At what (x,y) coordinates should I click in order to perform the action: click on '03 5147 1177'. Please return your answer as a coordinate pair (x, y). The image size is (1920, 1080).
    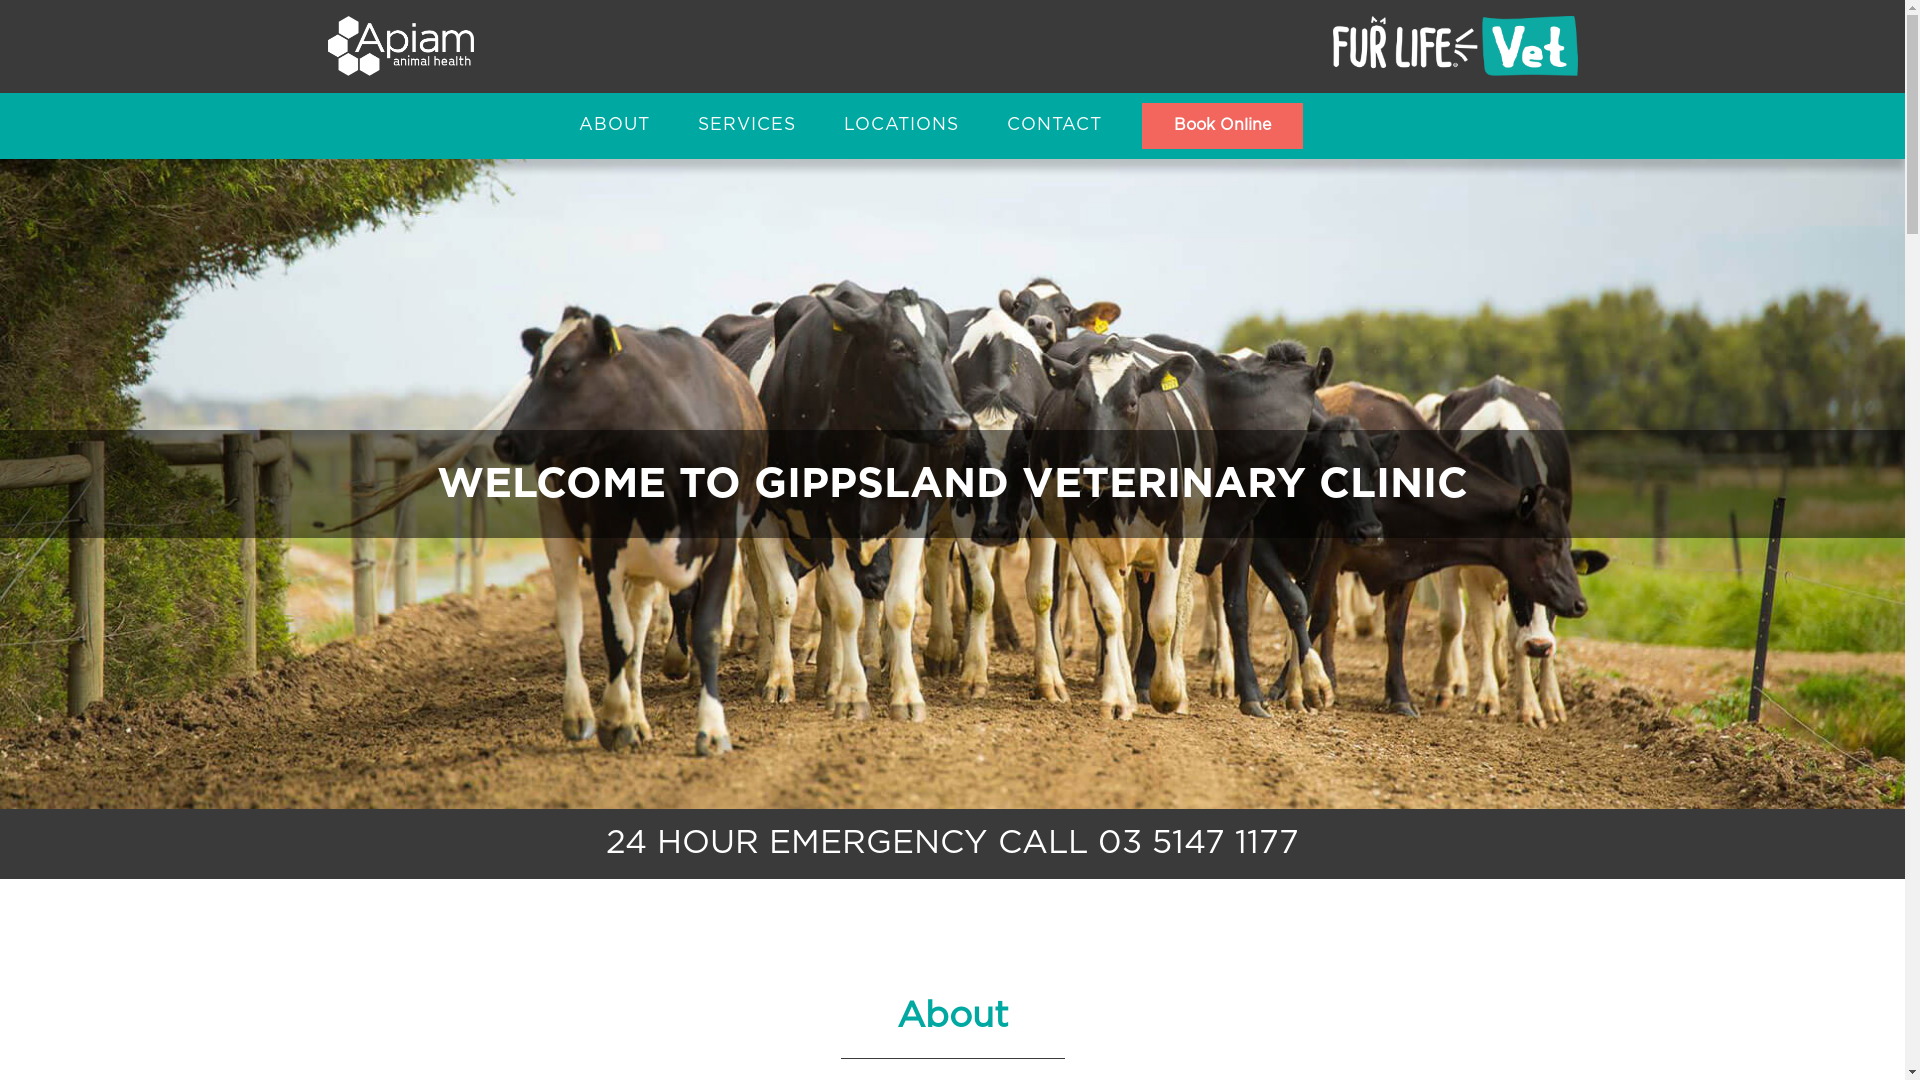
    Looking at the image, I should click on (1198, 843).